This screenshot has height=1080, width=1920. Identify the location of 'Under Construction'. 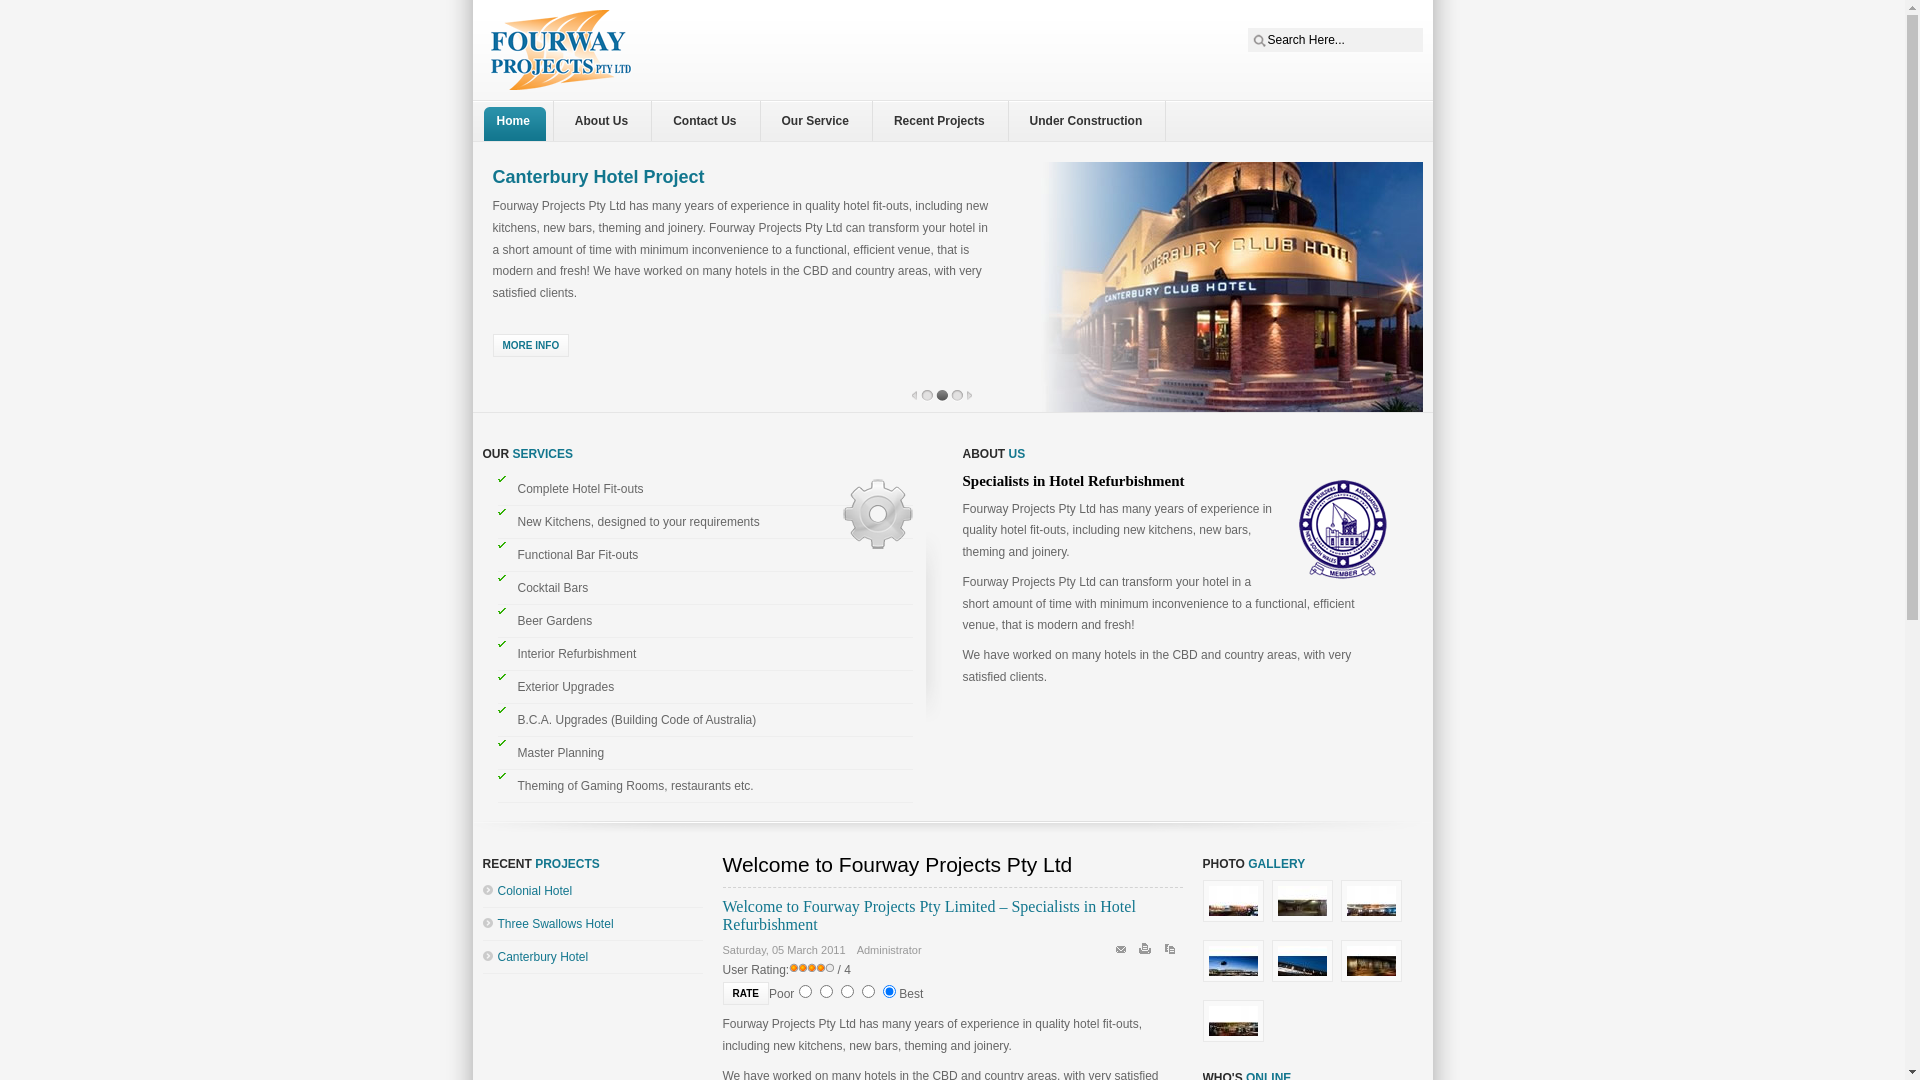
(1090, 120).